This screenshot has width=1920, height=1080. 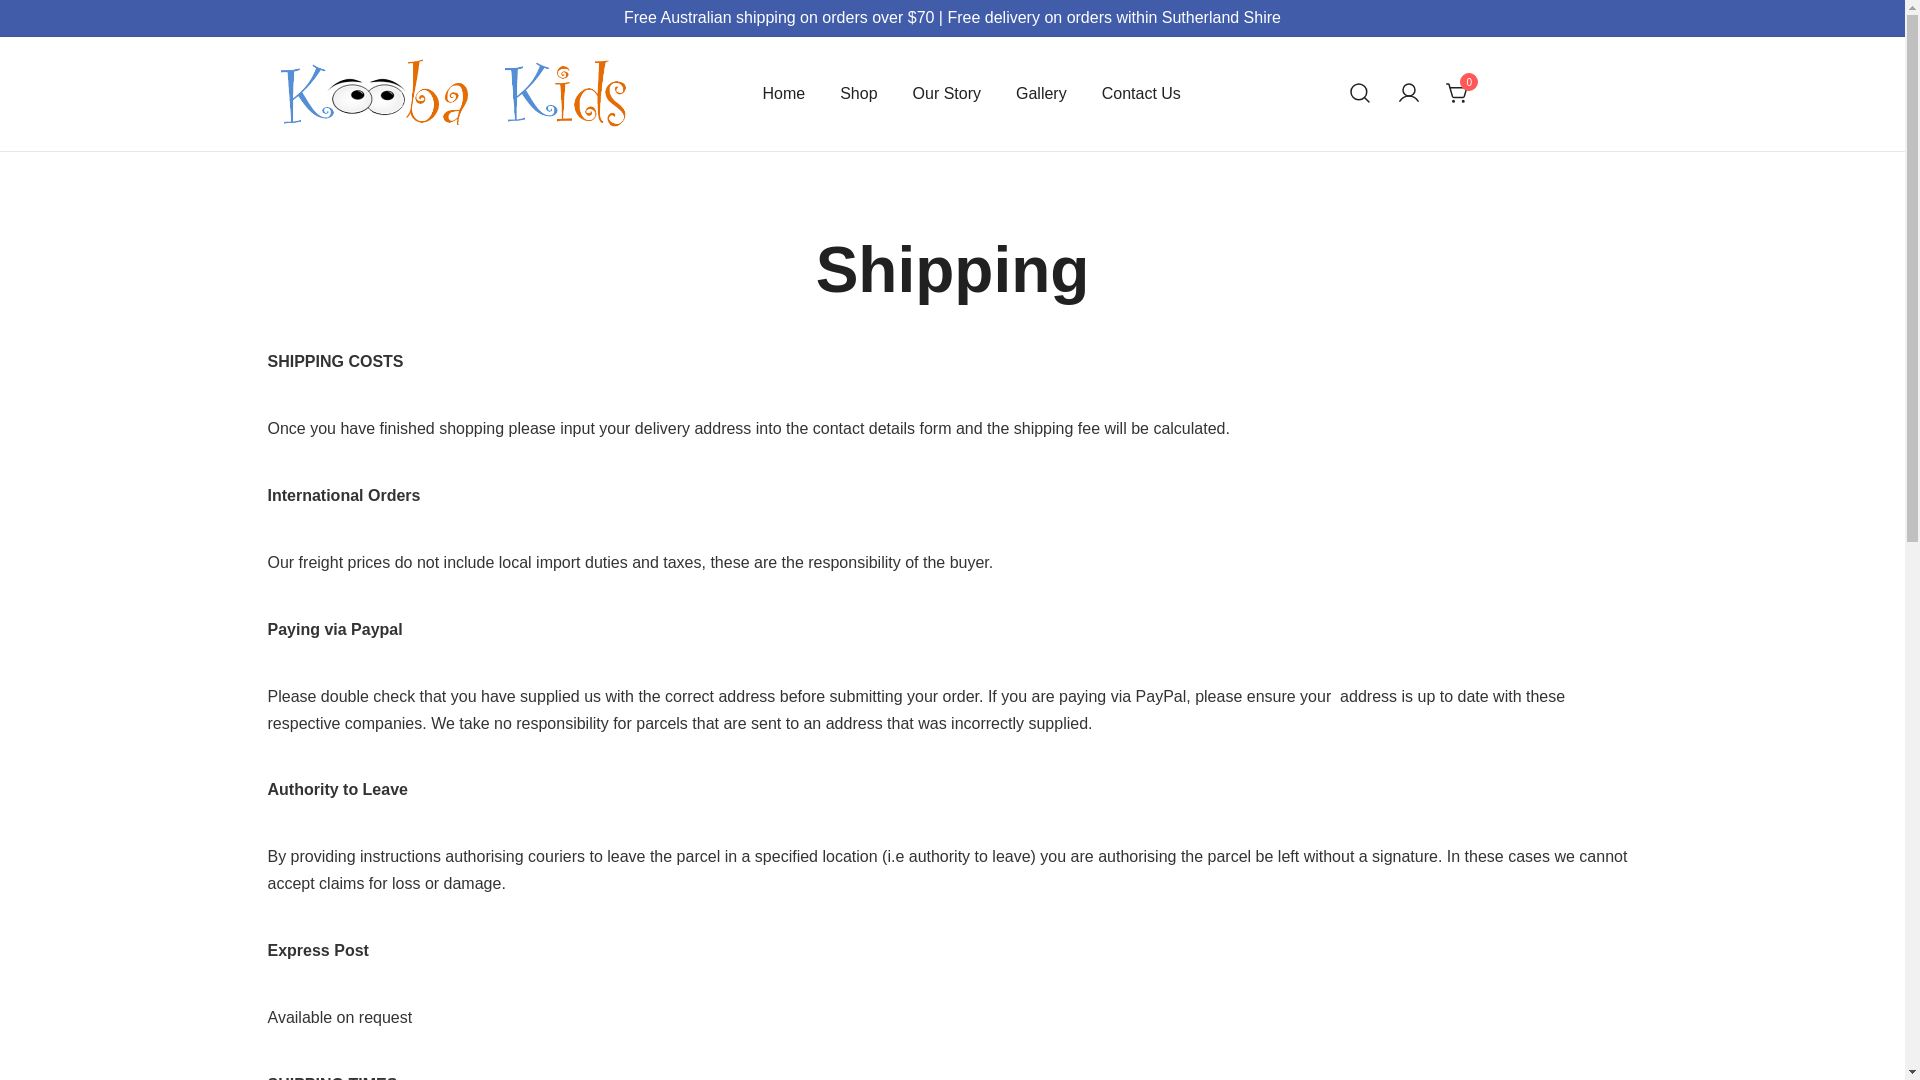 What do you see at coordinates (858, 94) in the screenshot?
I see `'Shop'` at bounding box center [858, 94].